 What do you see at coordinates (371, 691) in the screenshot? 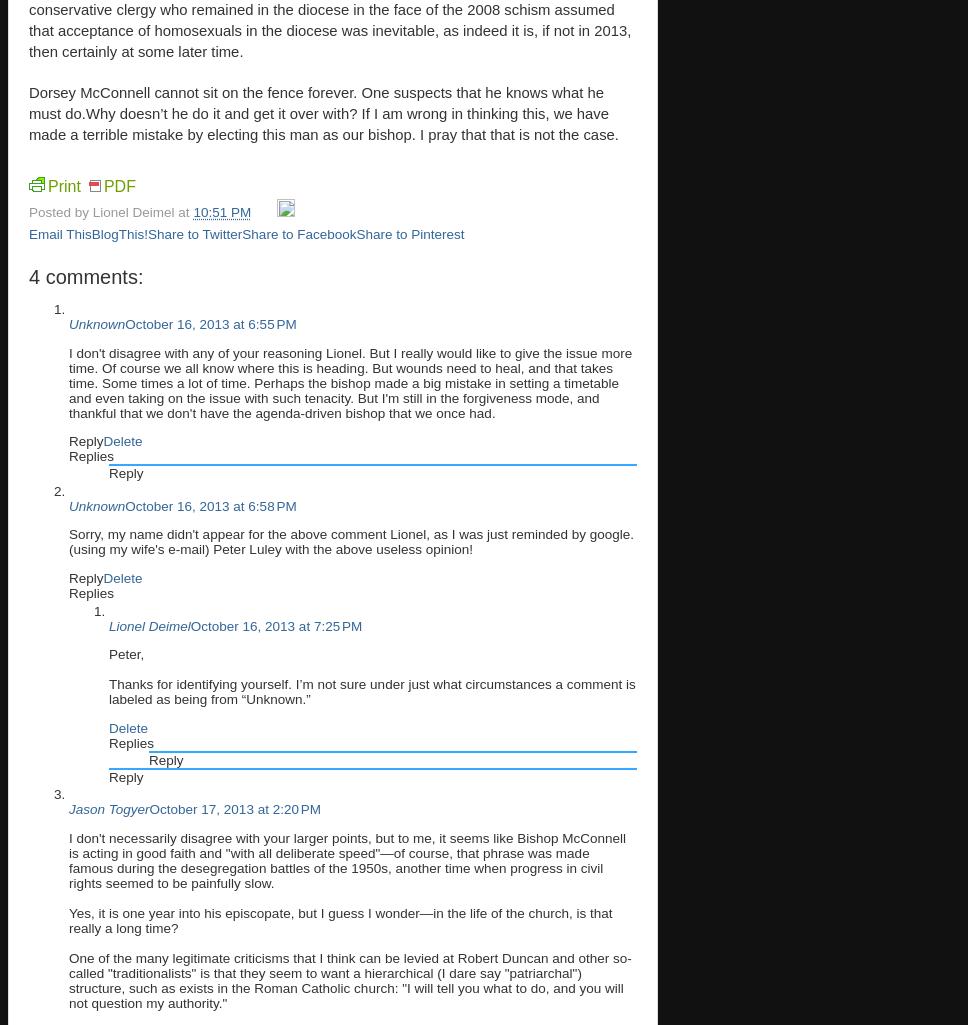
I see `'Thanks for identifying yourself. I’m not sure under just what circumstances a comment is labeled as being from “Unknown.”'` at bounding box center [371, 691].